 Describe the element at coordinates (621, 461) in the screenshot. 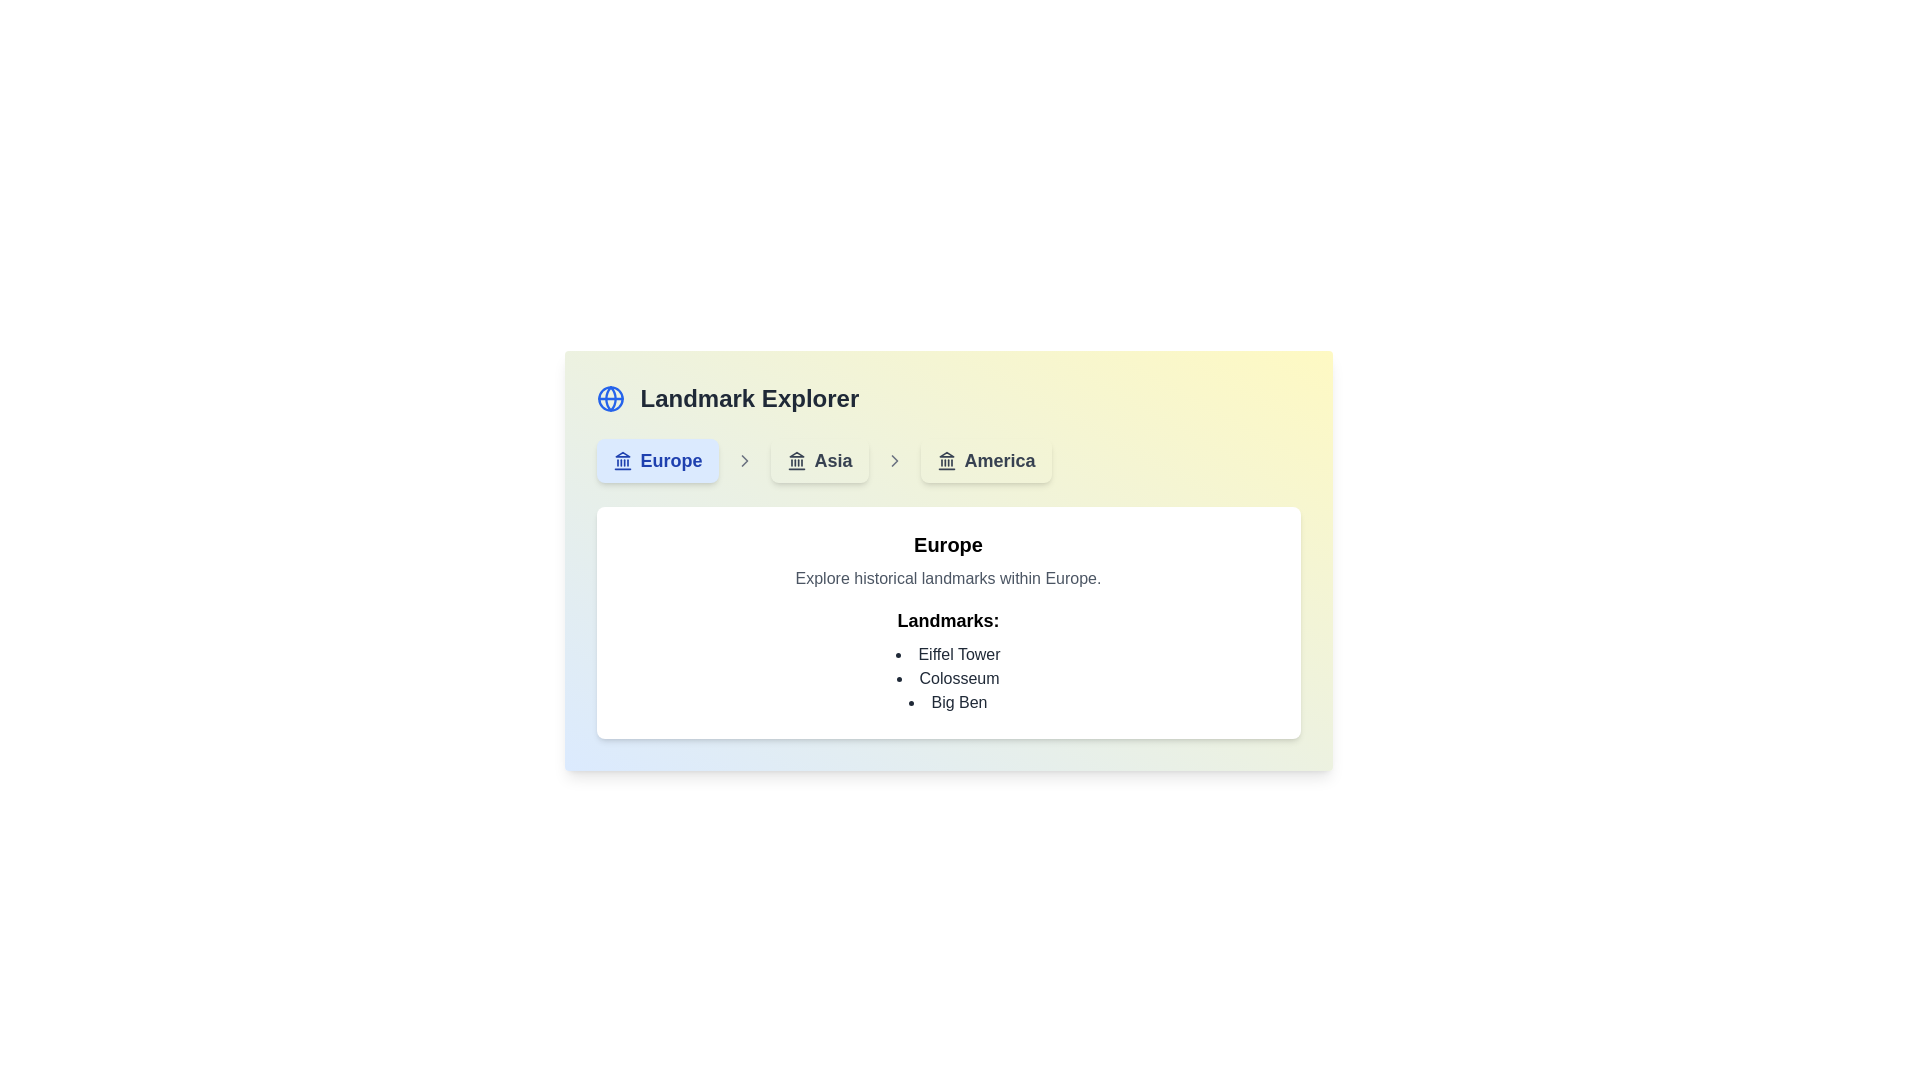

I see `the decorative icon associated with the 'Europe' button, which is positioned to the left of the button's text within a navigation bar` at that location.